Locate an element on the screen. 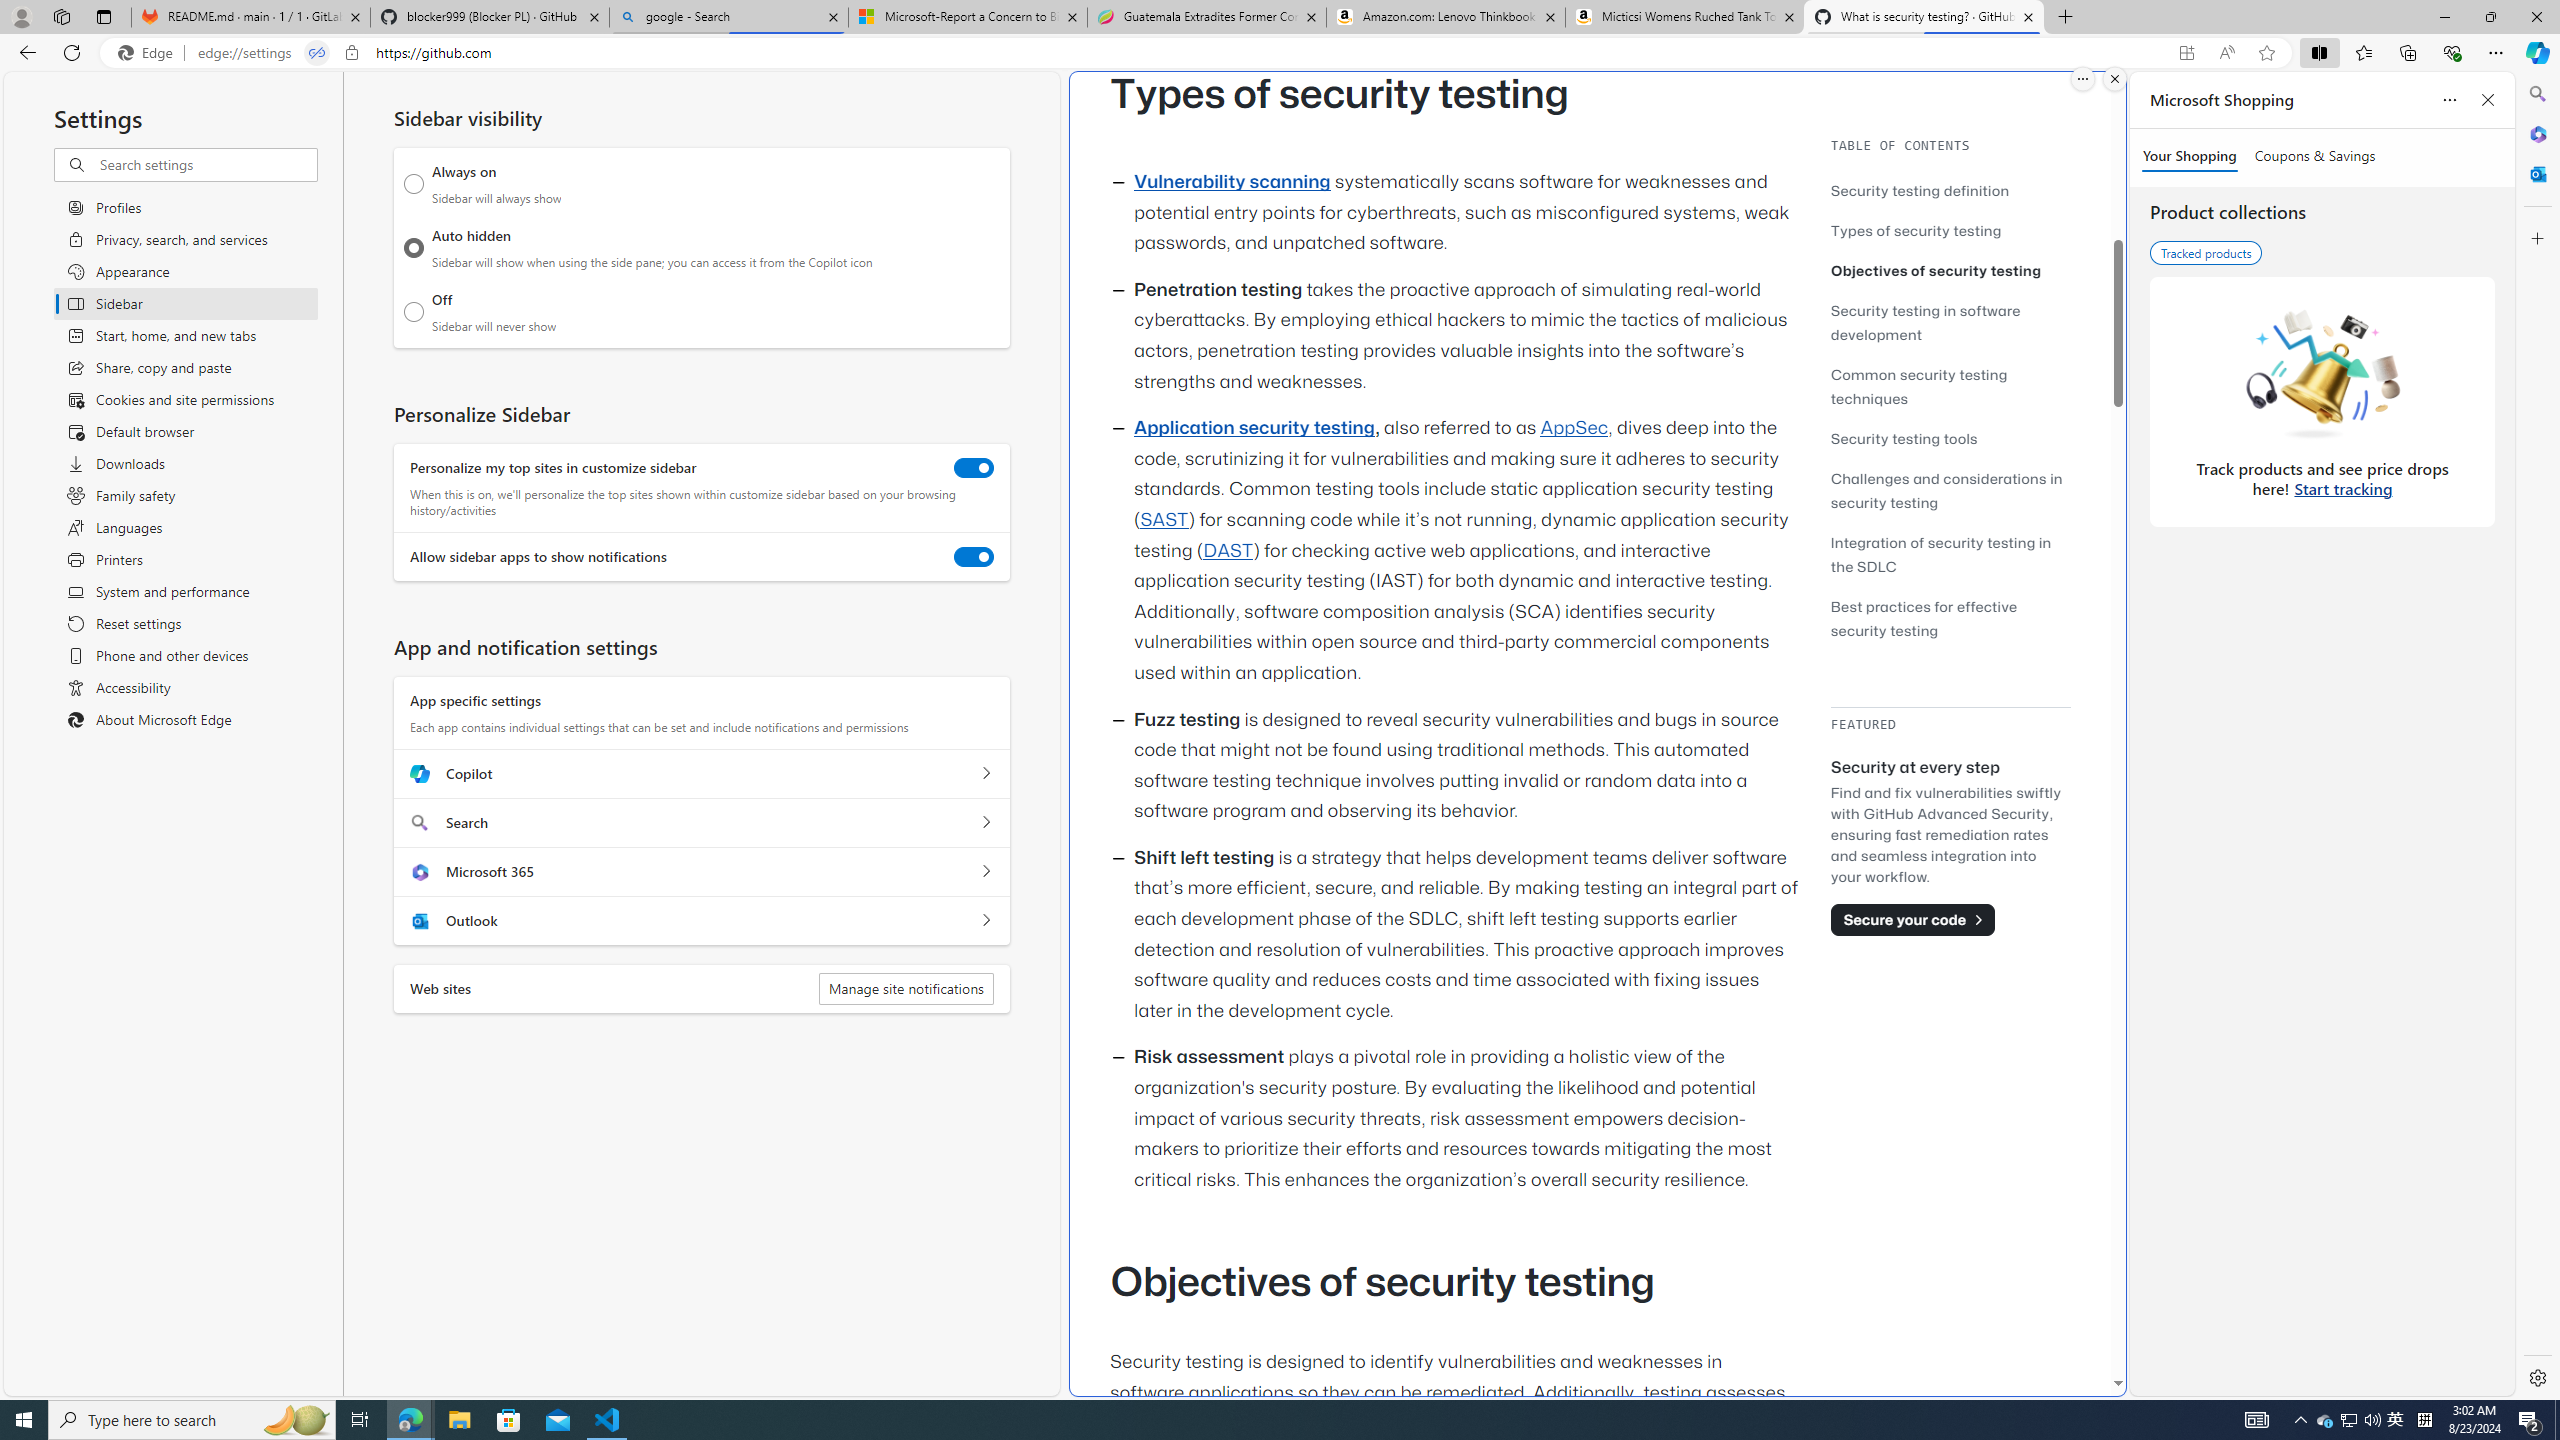  'Types of security testing' is located at coordinates (1915, 229).